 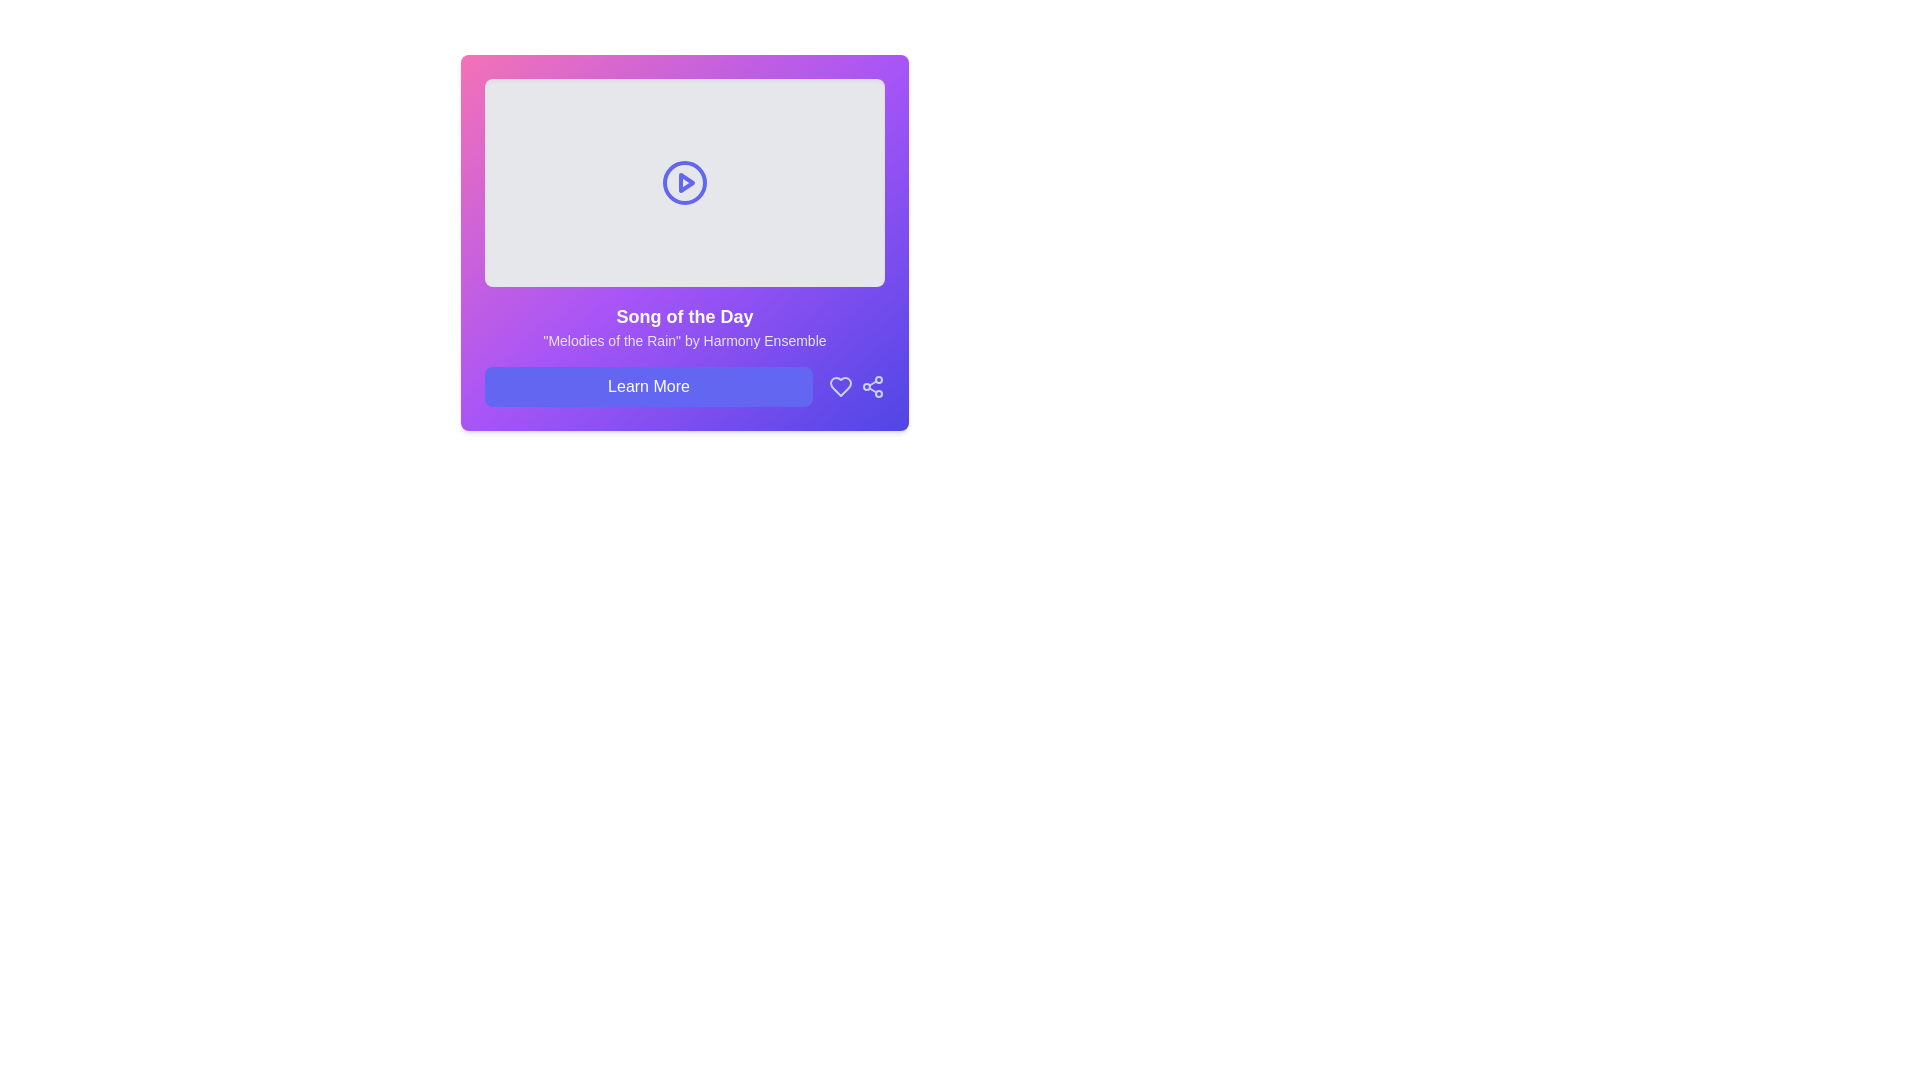 I want to click on the center of the media display area that serves as a preview for the 'Song of the Day', located above the textual details and the 'Learn More' button, so click(x=685, y=182).